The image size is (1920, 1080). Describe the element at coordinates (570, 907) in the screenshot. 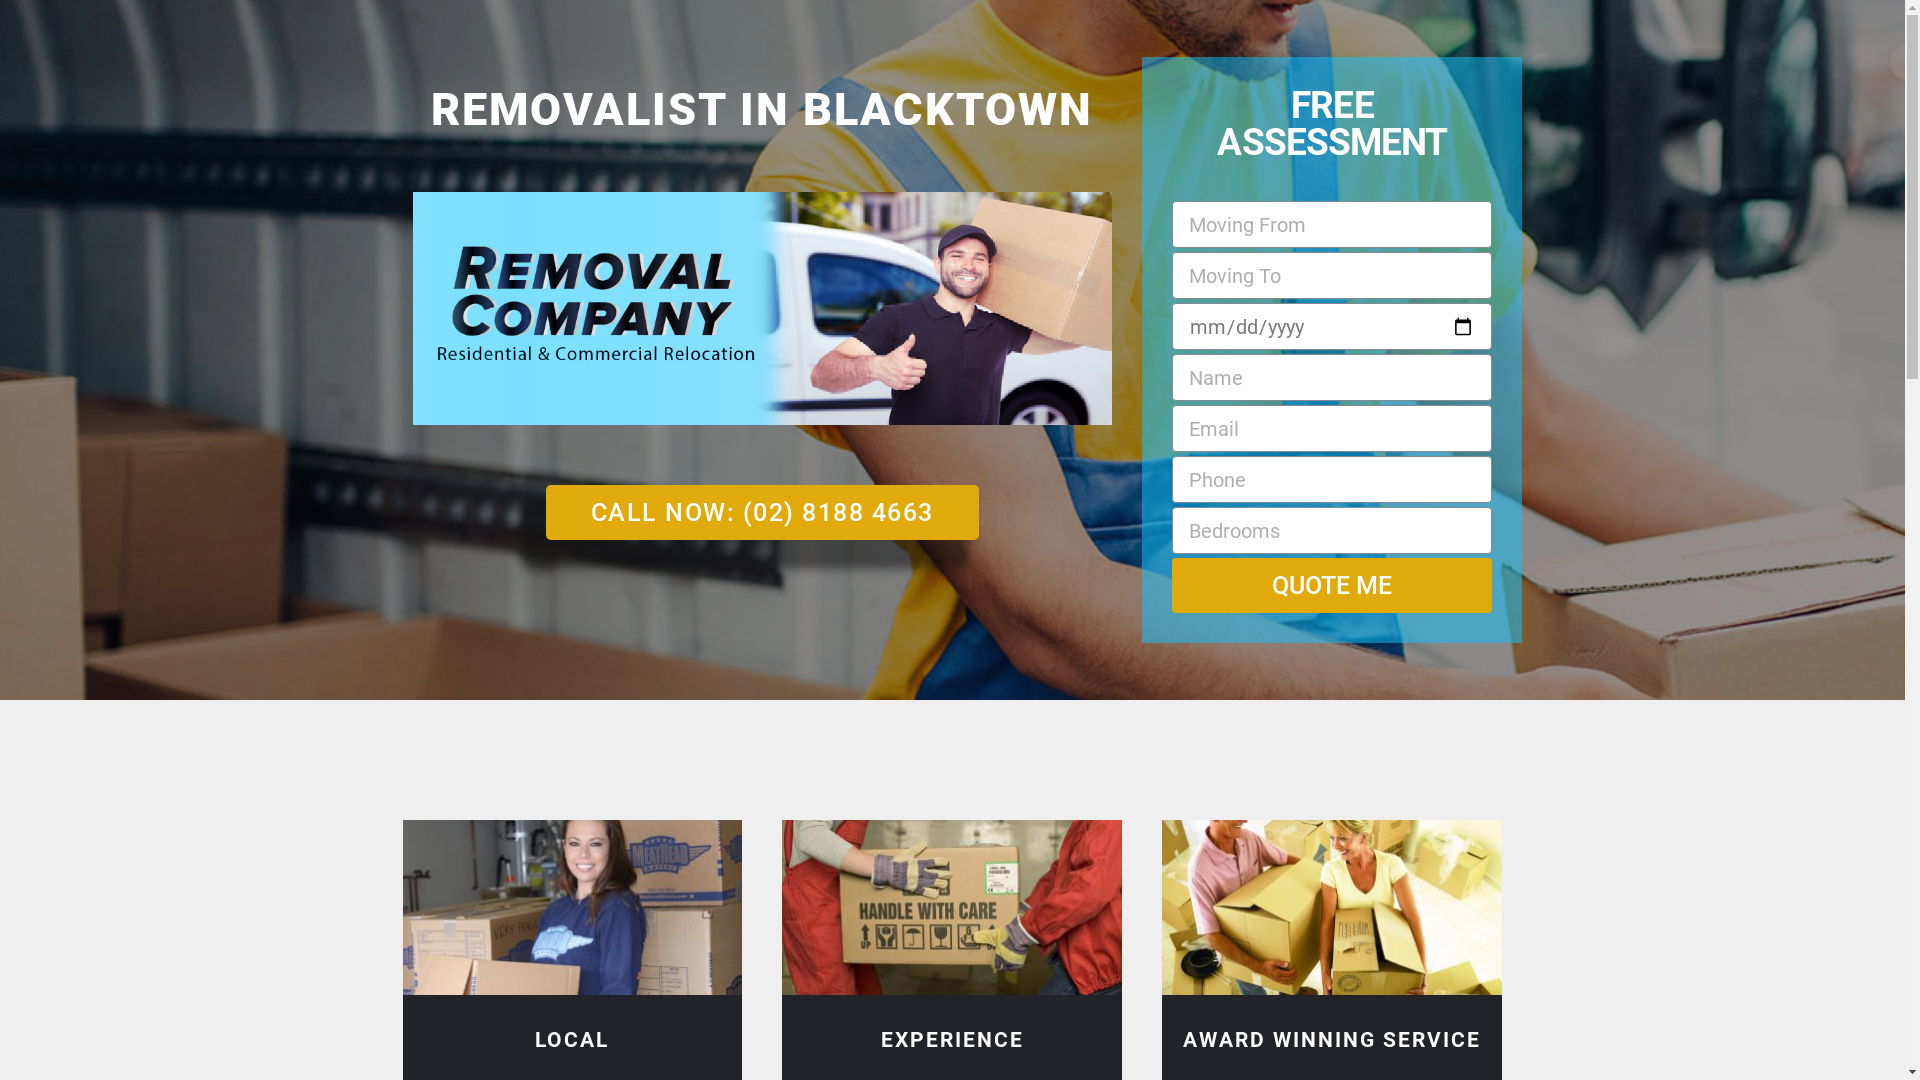

I see `'Local Blacktown Removalists'` at that location.